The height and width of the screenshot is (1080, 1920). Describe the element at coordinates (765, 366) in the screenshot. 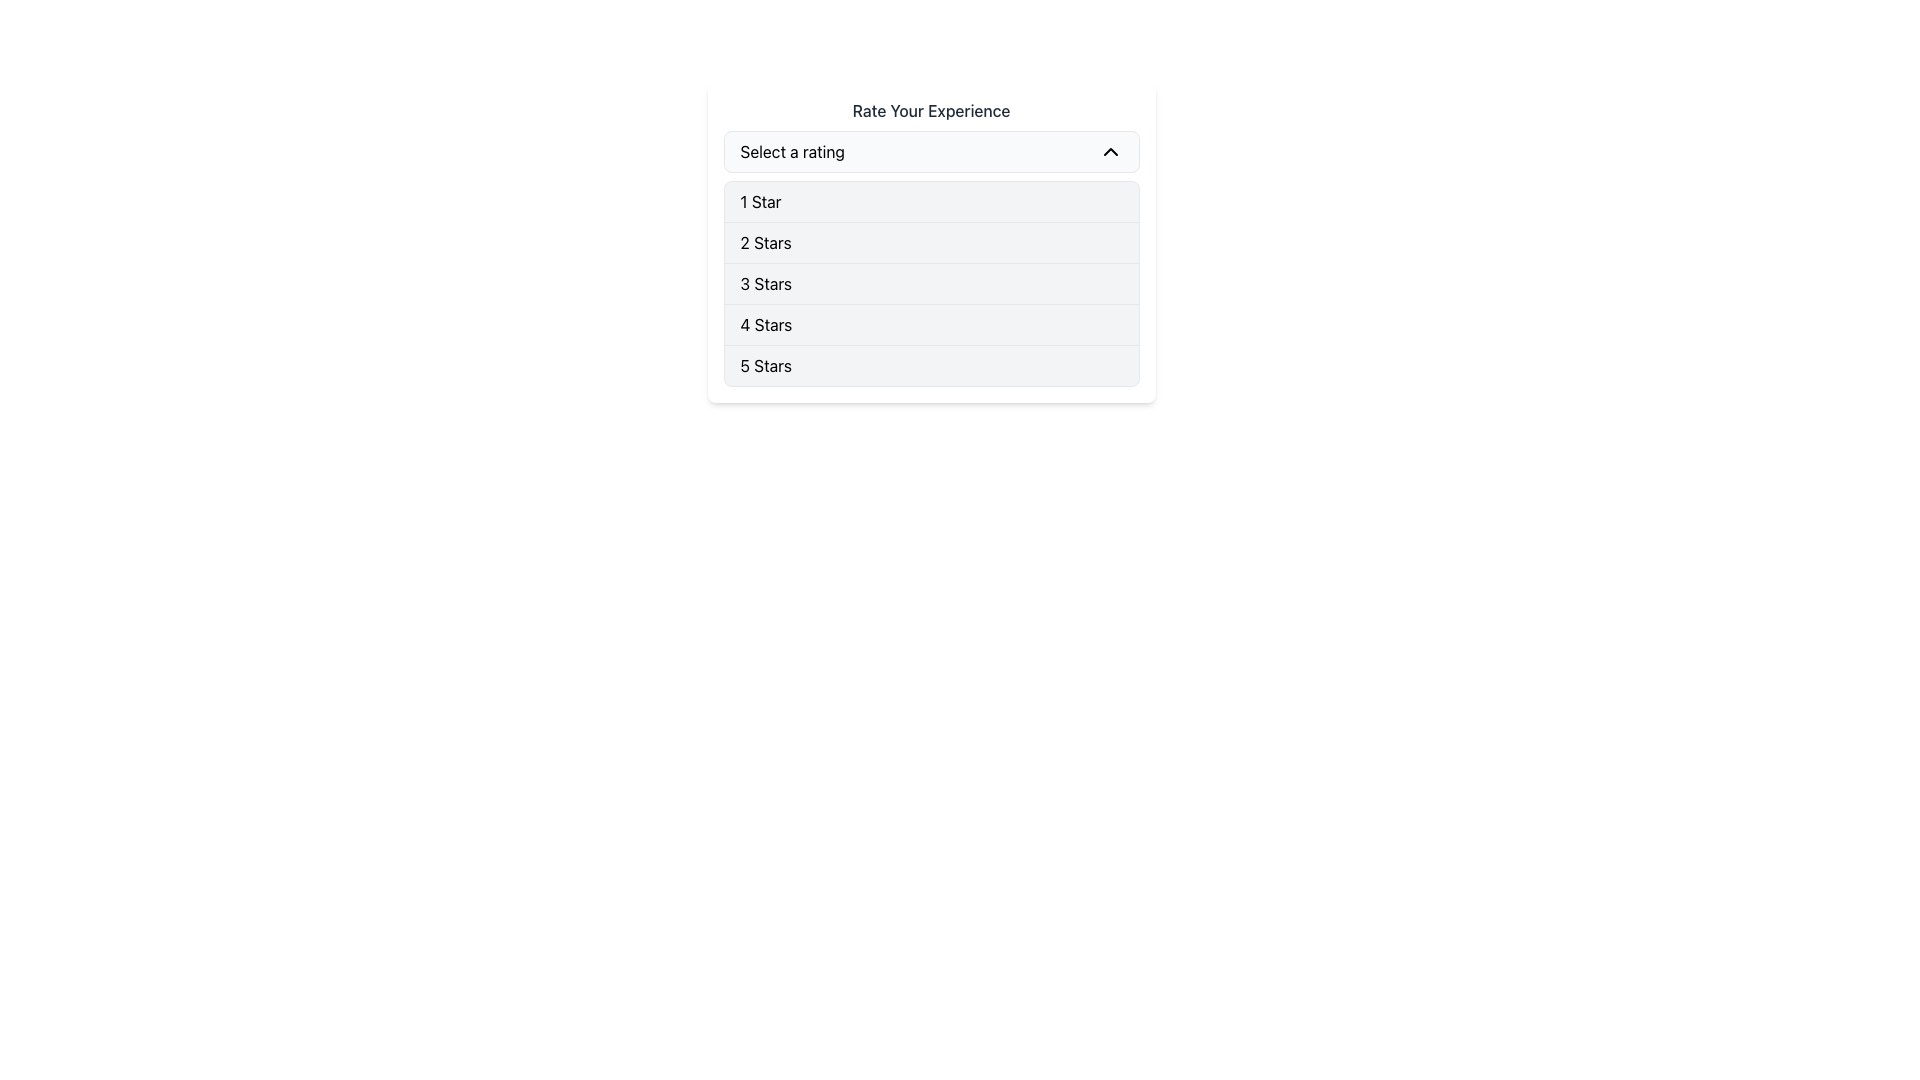

I see `the text label displaying '5 Stars'` at that location.